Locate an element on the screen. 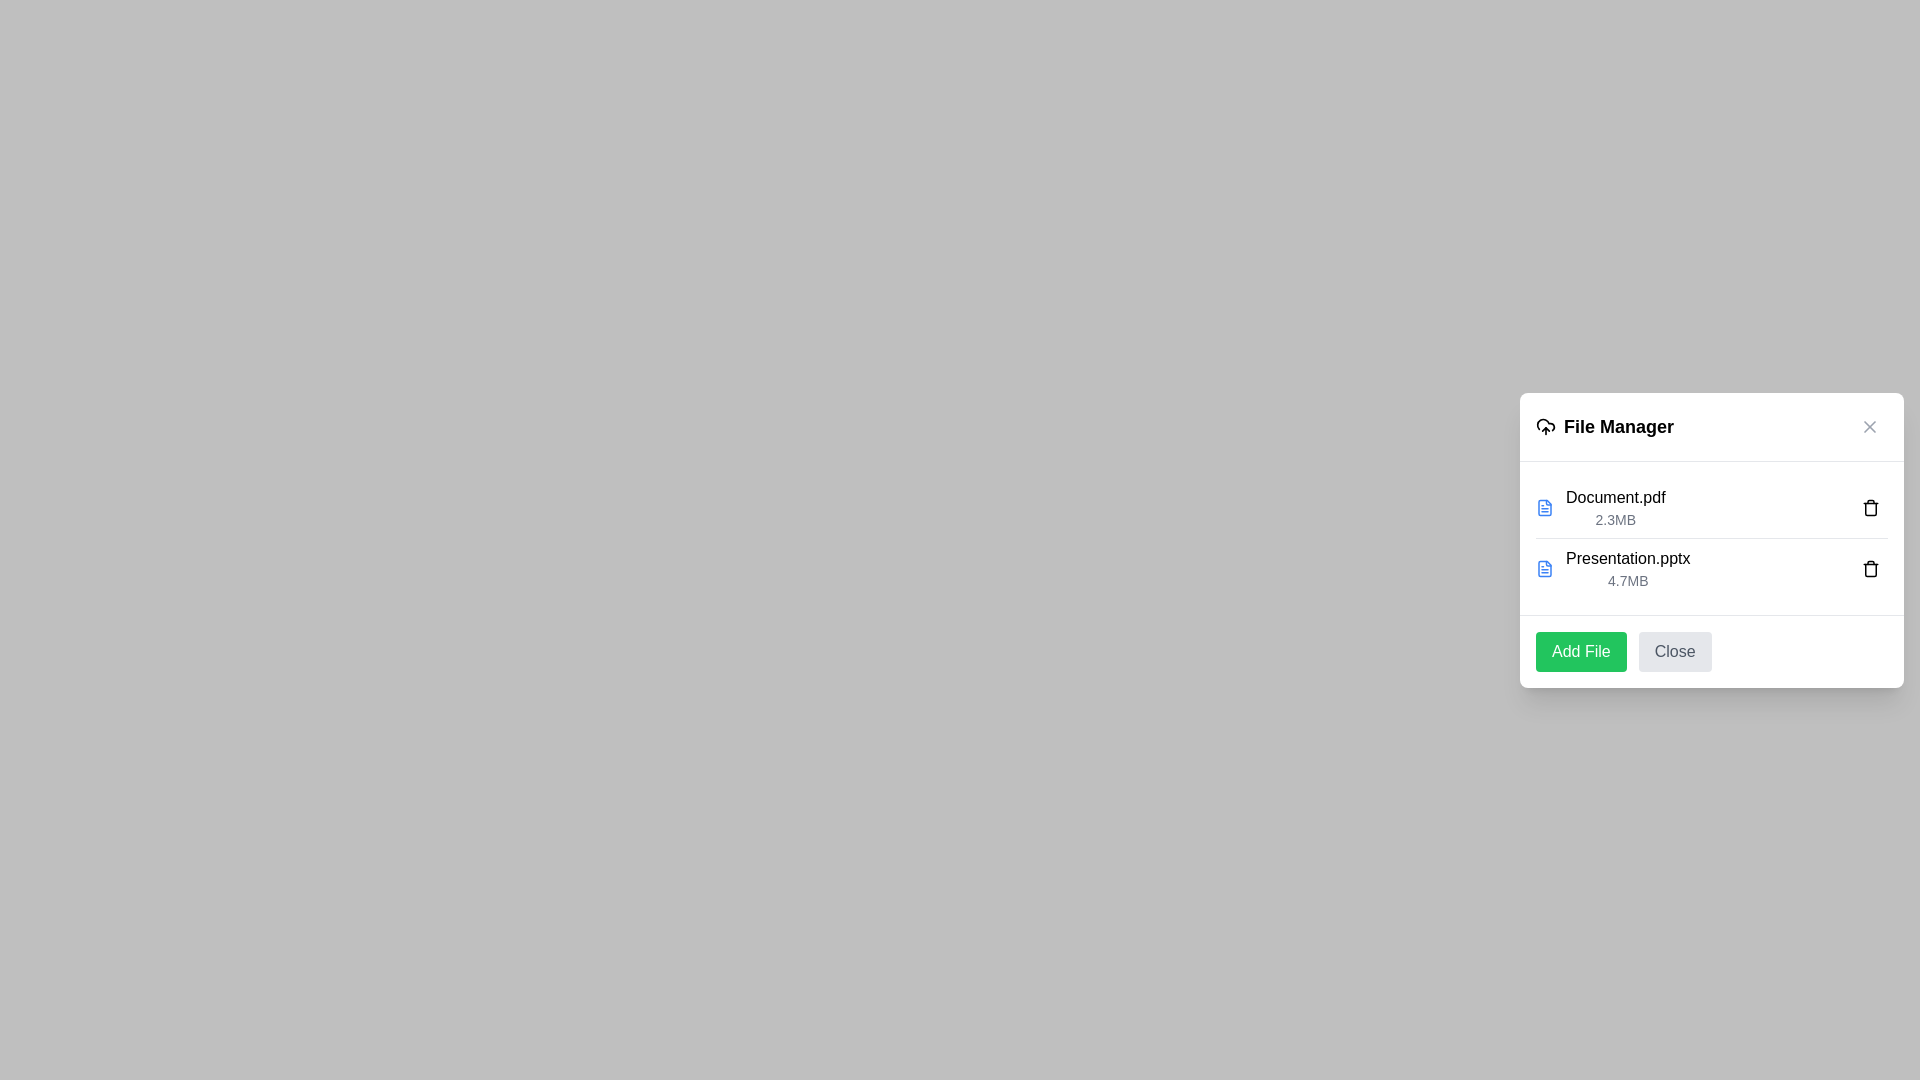  to select the file 'Presentation.pptx' in the File Manager dialog box is located at coordinates (1628, 568).